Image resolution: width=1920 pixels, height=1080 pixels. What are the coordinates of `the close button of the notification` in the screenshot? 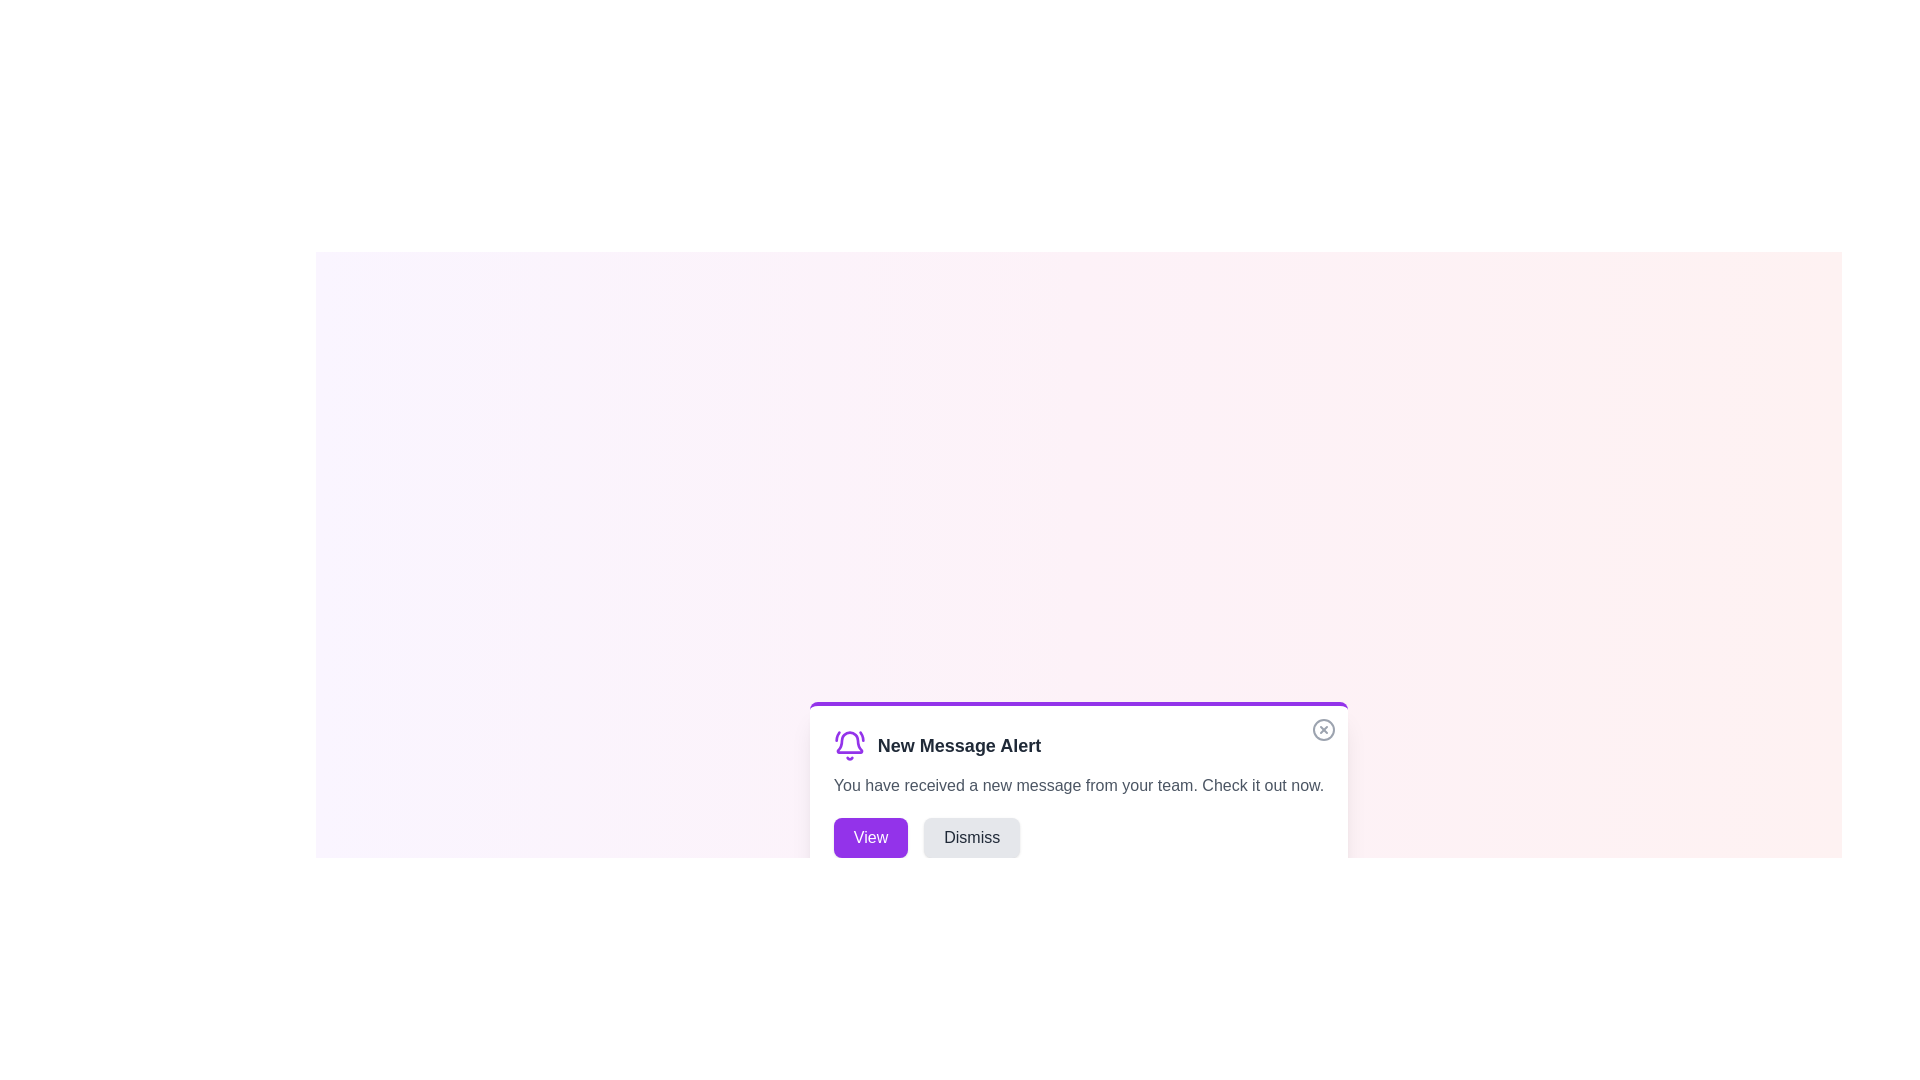 It's located at (1324, 729).